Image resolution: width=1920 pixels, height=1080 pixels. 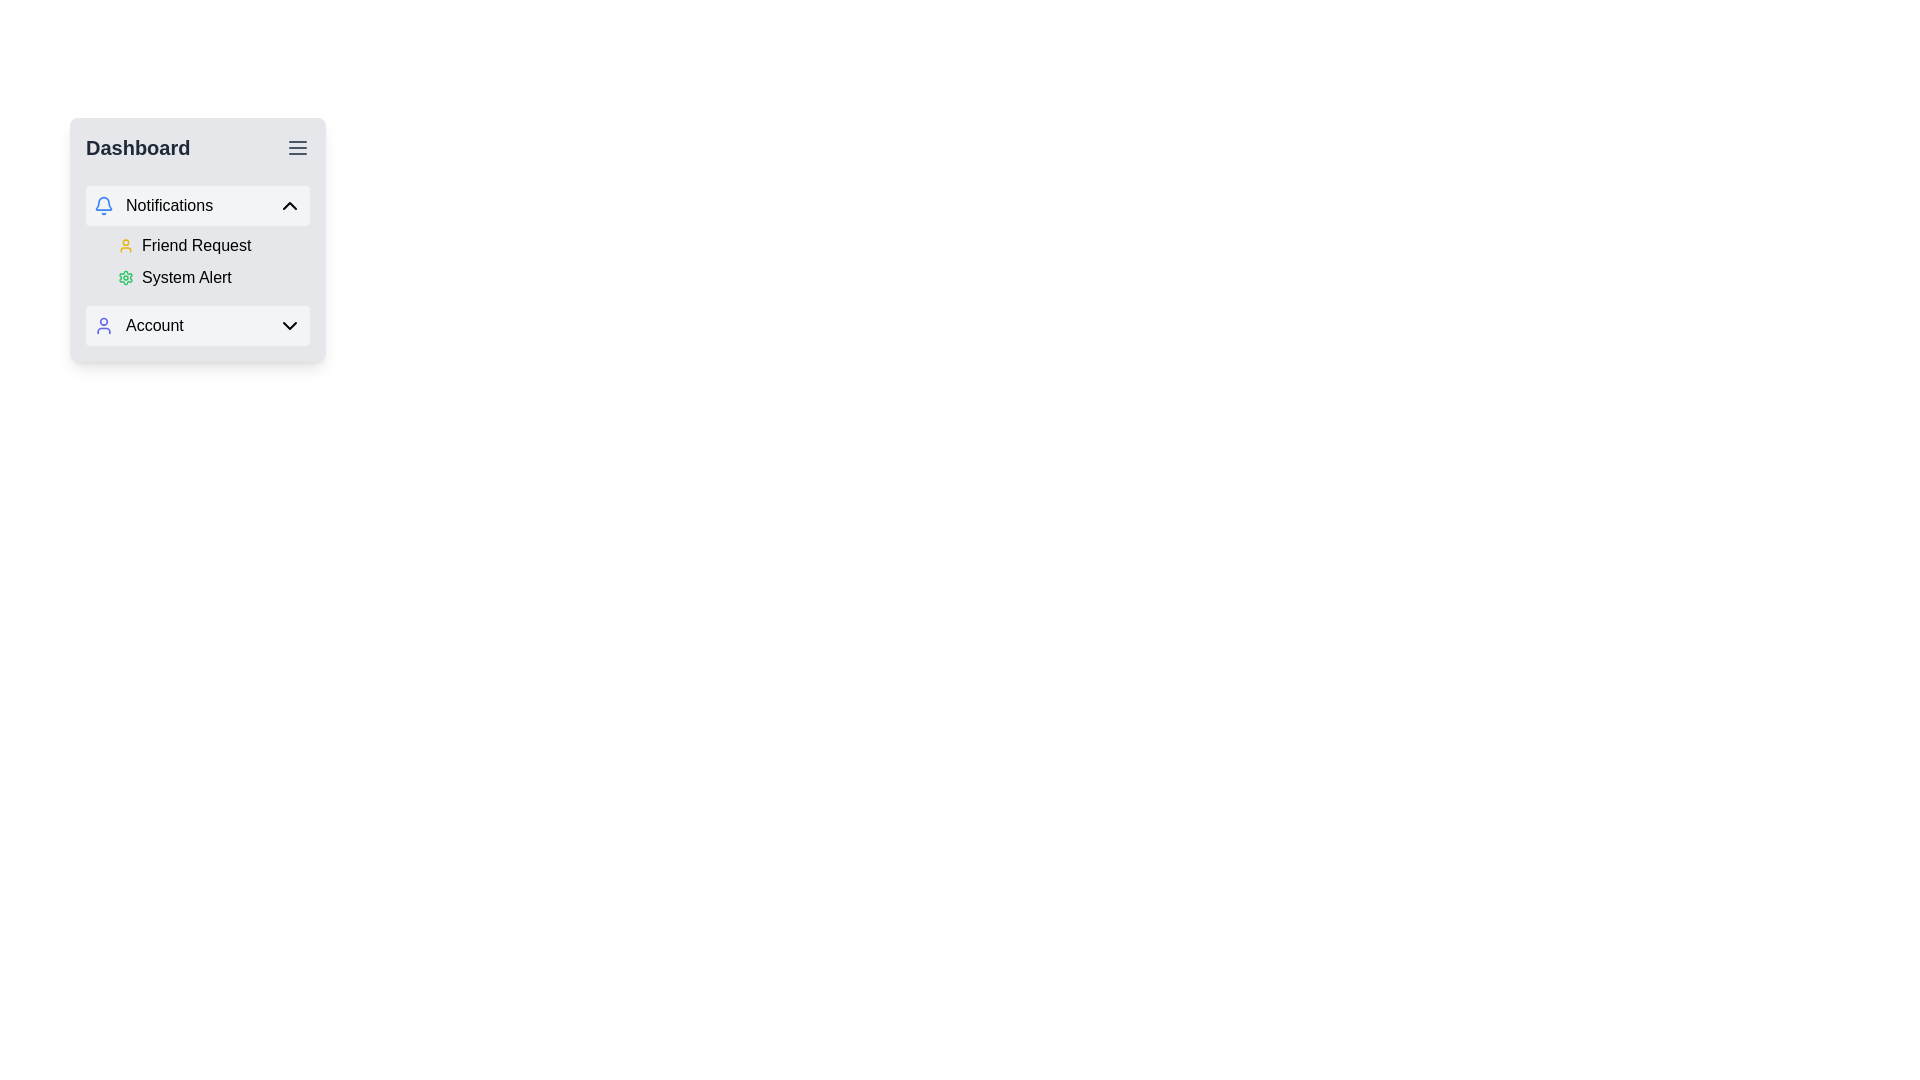 What do you see at coordinates (214, 245) in the screenshot?
I see `'Friend Request' label located in the Notifications section of the dashboard interface, which displays a yellow user icon next to the text` at bounding box center [214, 245].